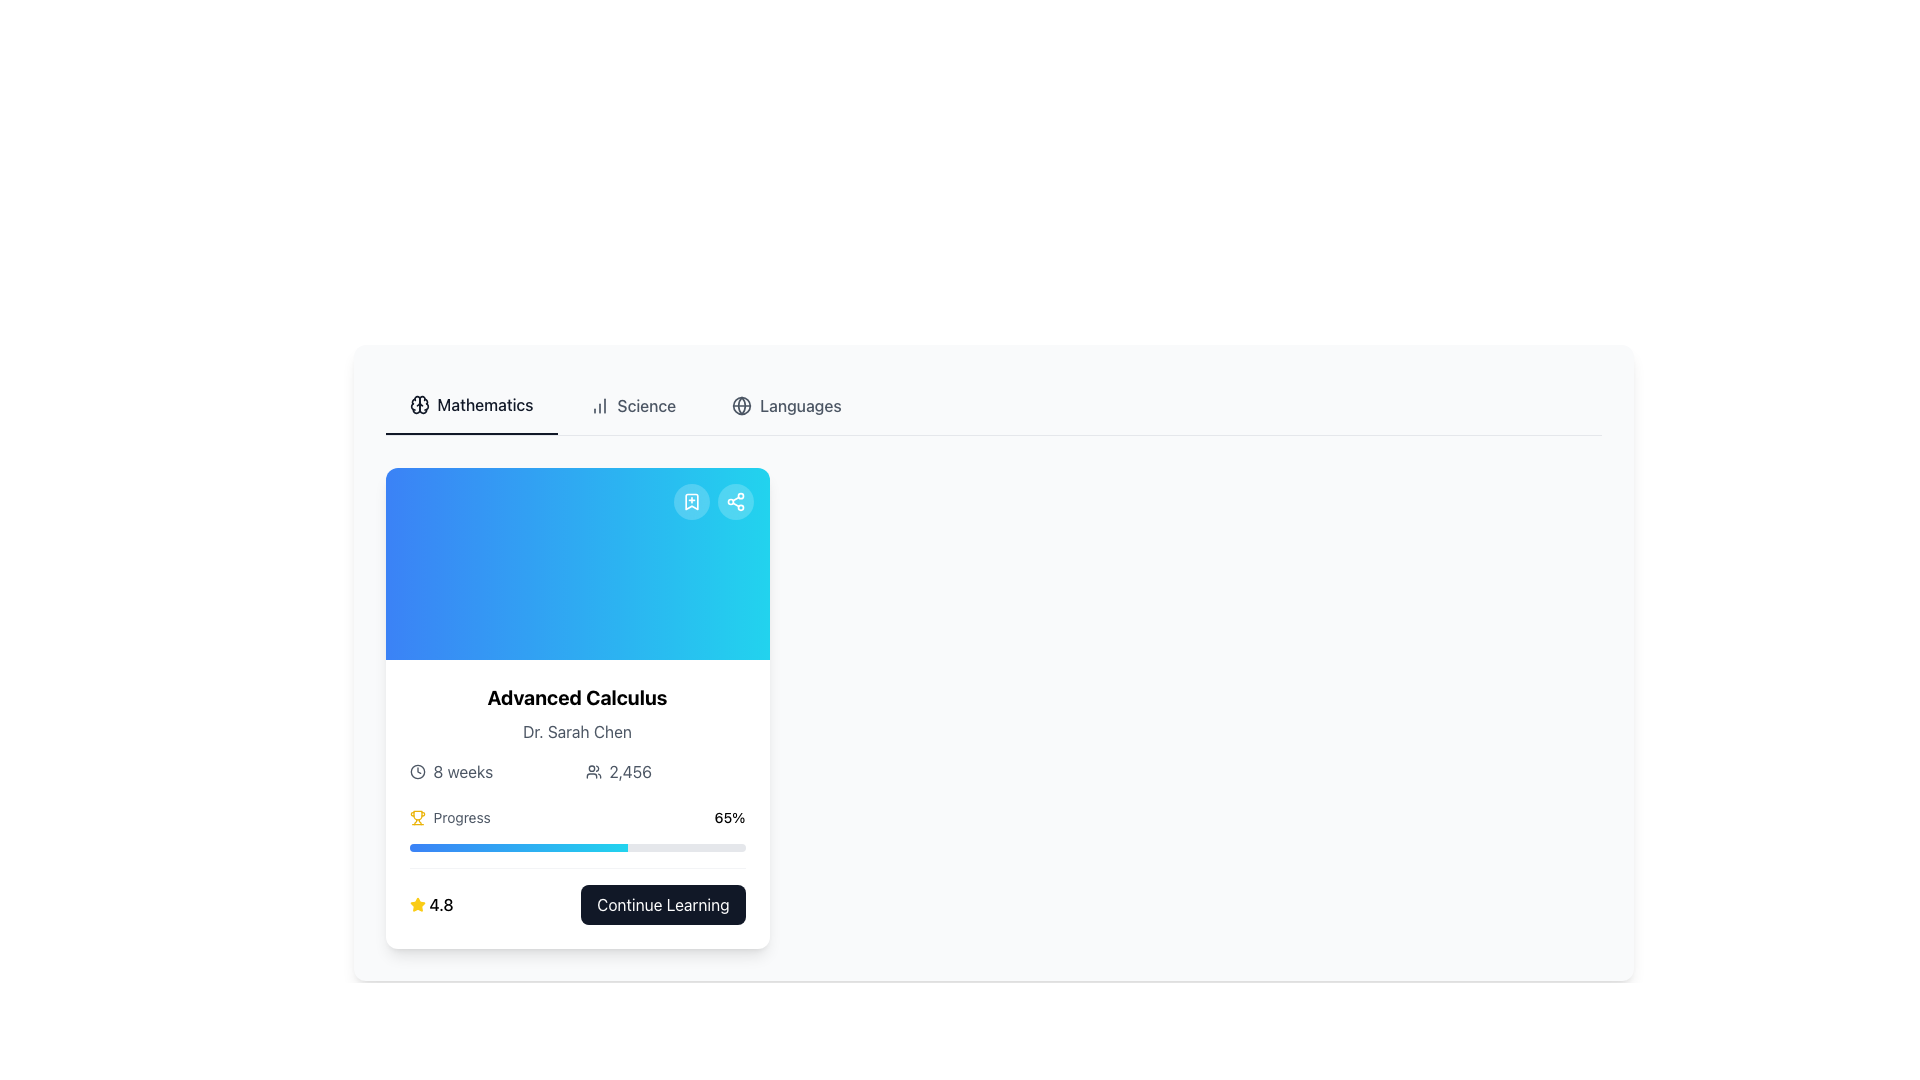  What do you see at coordinates (416, 770) in the screenshot?
I see `the circular vector graphic element, styled with no fill and a stroked line, which is part of the clock icon in the SVG located near the top-right corner of the 'Advanced Calculus' card` at bounding box center [416, 770].